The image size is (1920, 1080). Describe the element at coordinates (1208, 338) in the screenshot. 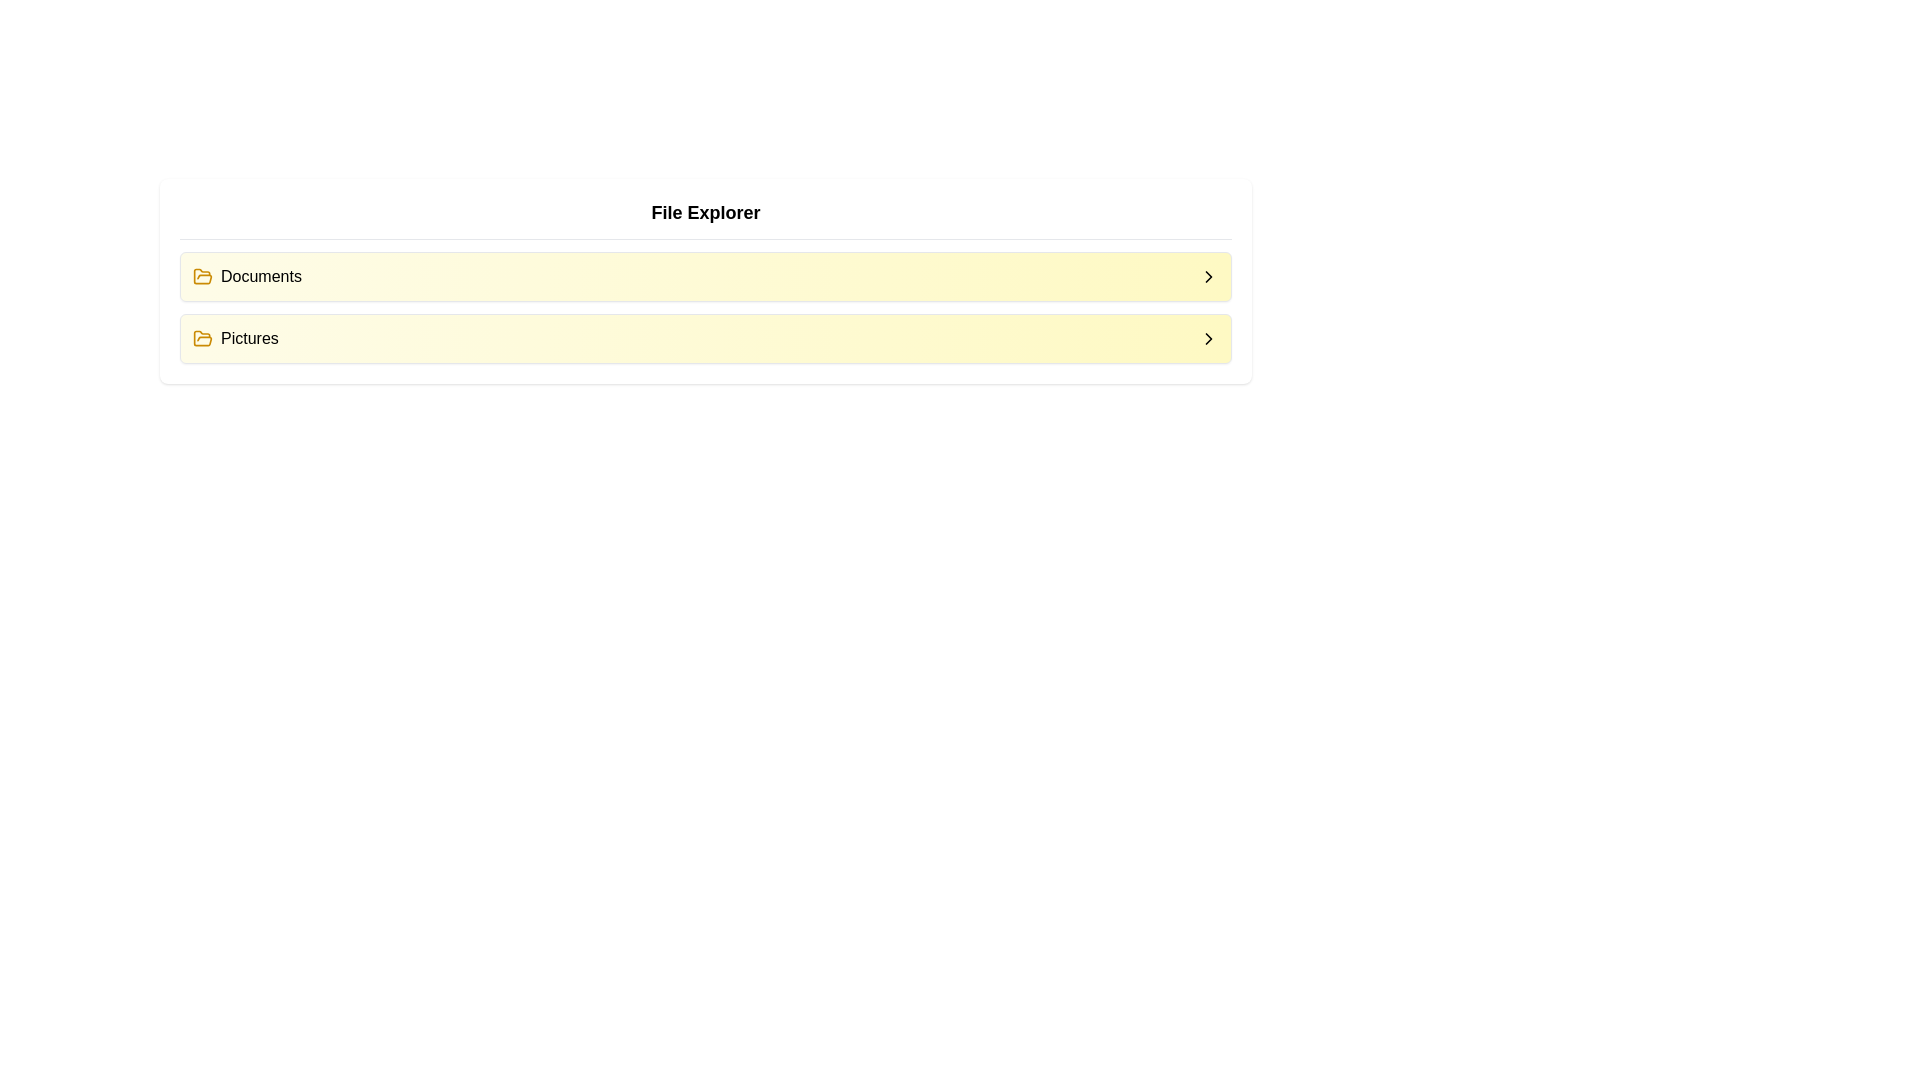

I see `the chevron icon located at the far right of the 'Pictures' entry in the list to emphasize the item` at that location.